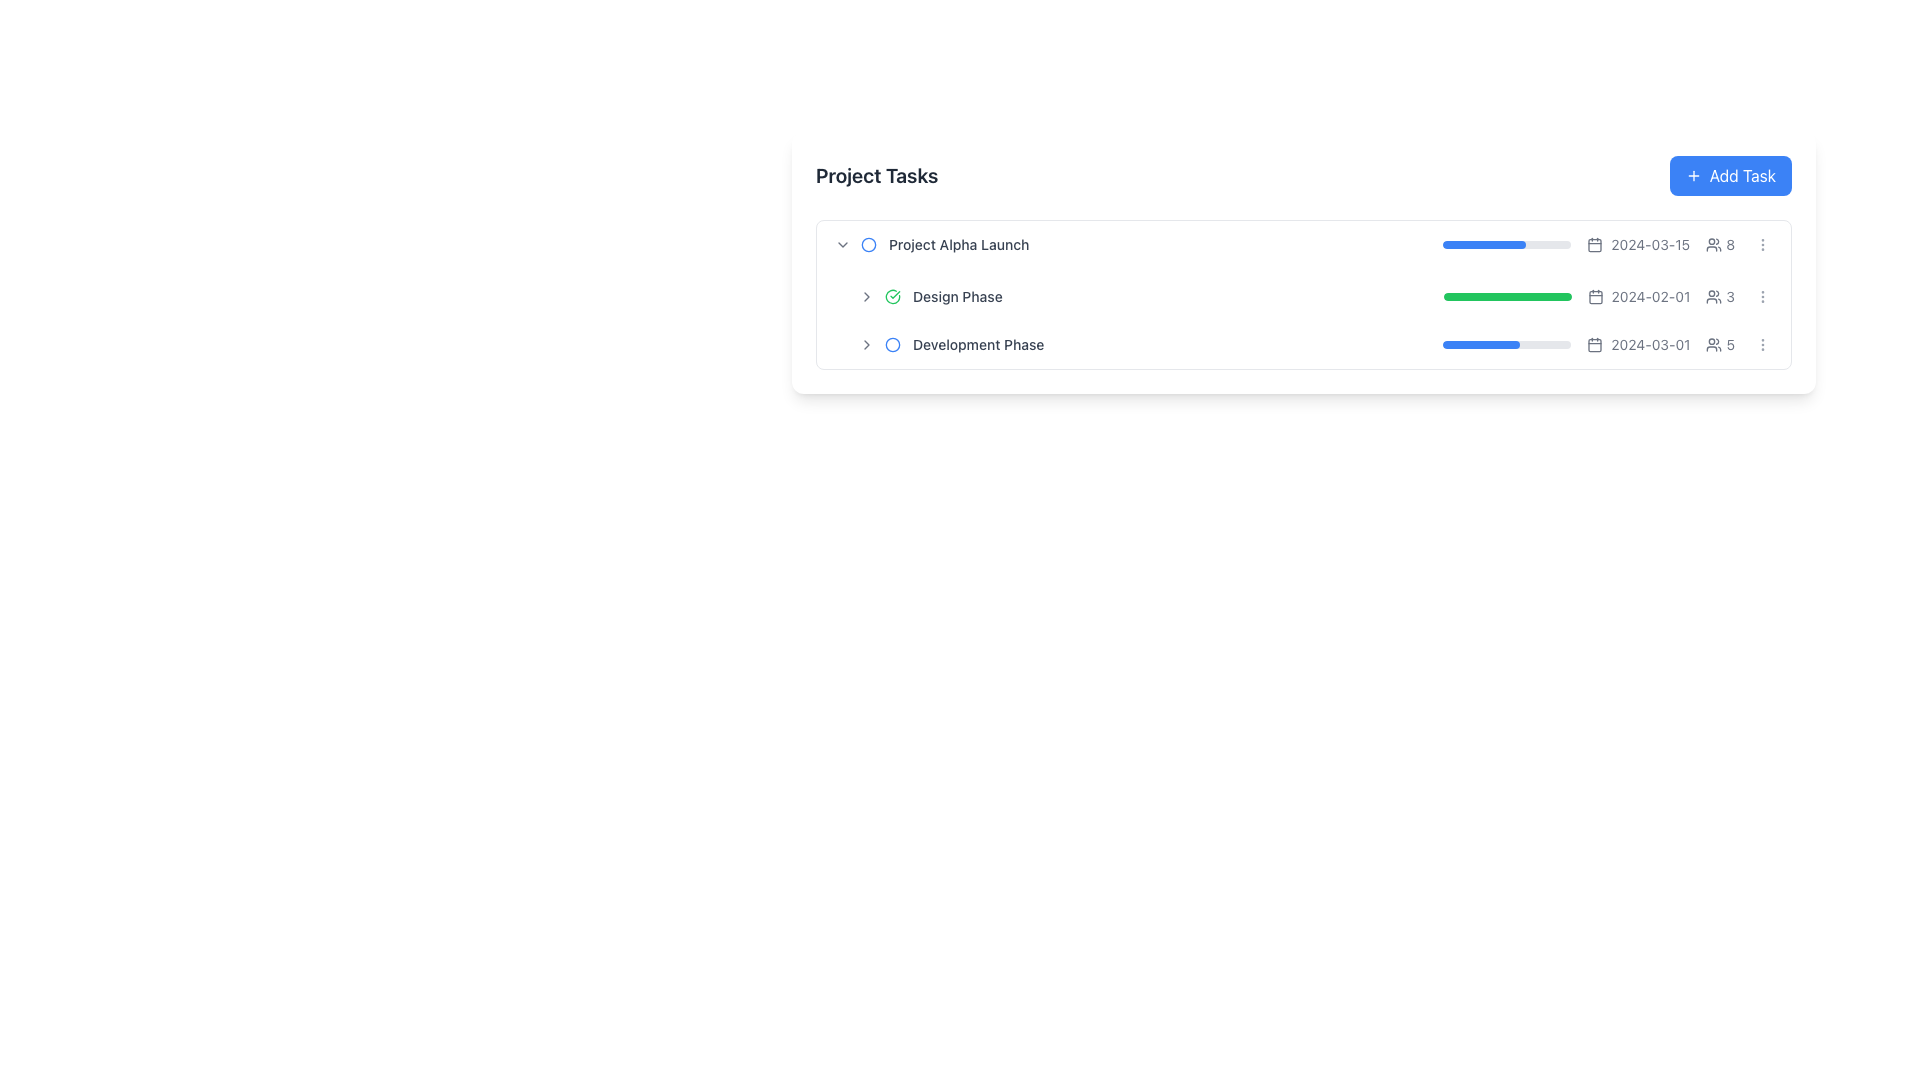 This screenshot has width=1920, height=1080. Describe the element at coordinates (1741, 175) in the screenshot. I see `the 'Add Task' button located in the top-right corner of the task list interface` at that location.